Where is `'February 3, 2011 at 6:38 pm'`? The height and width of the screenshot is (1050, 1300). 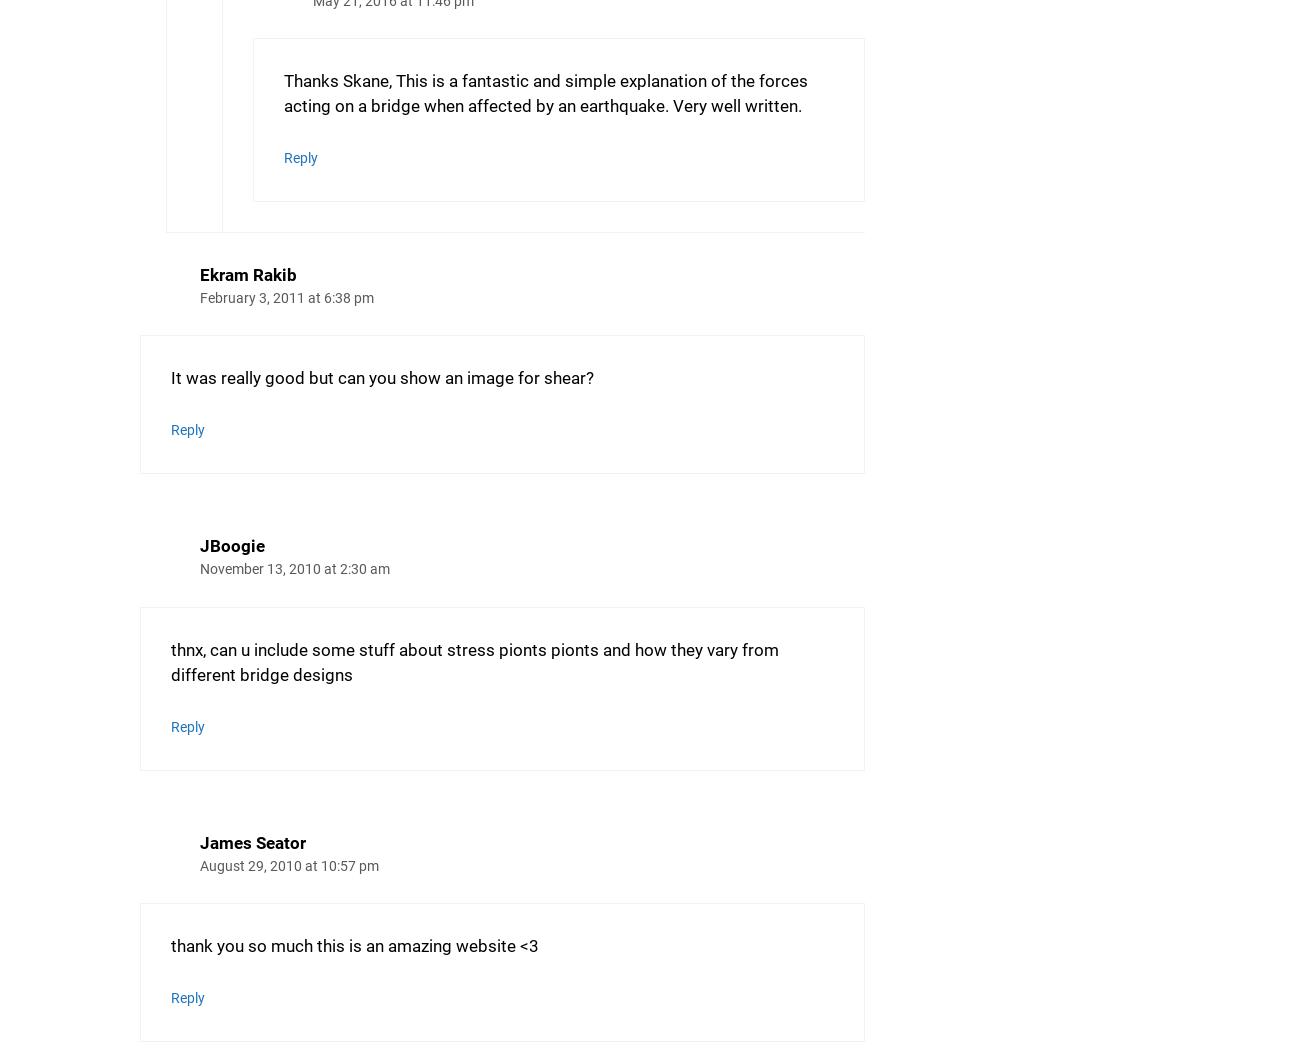
'February 3, 2011 at 6:38 pm' is located at coordinates (287, 297).